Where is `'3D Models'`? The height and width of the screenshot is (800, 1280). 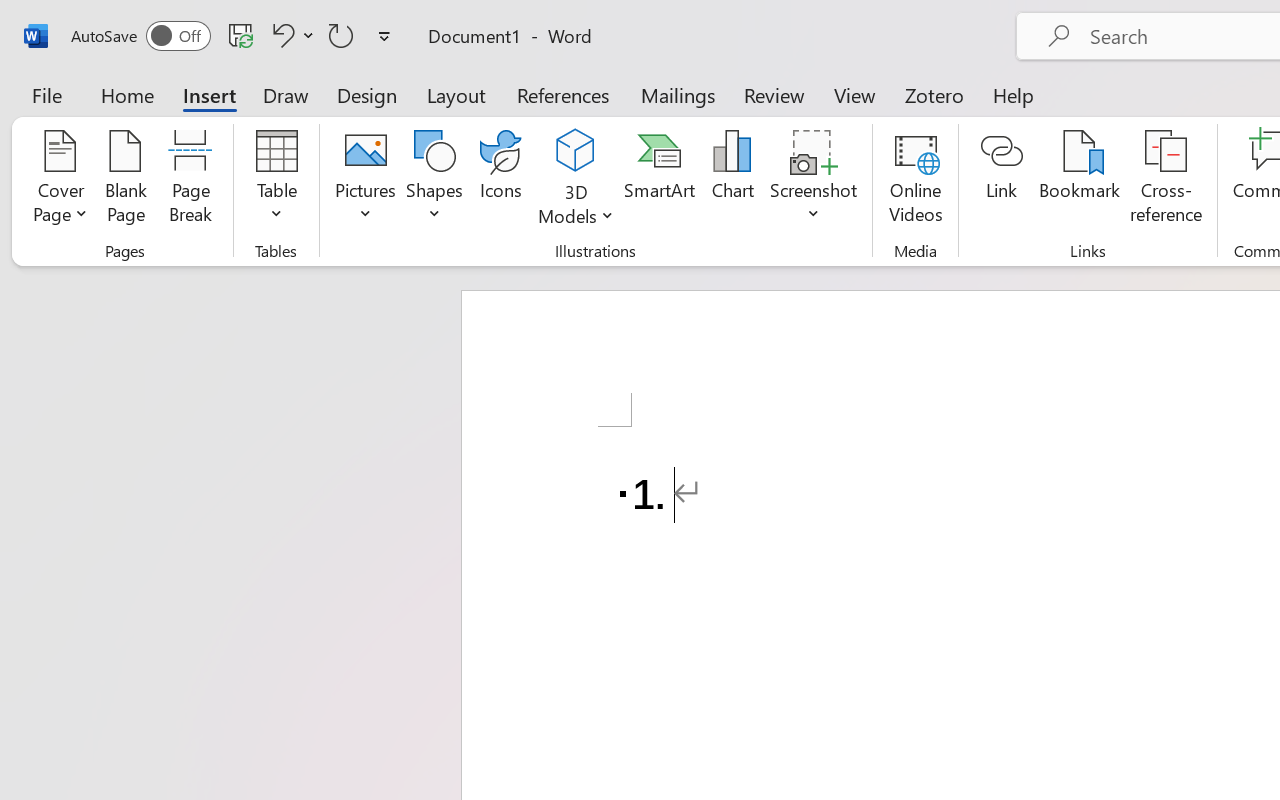 '3D Models' is located at coordinates (575, 179).